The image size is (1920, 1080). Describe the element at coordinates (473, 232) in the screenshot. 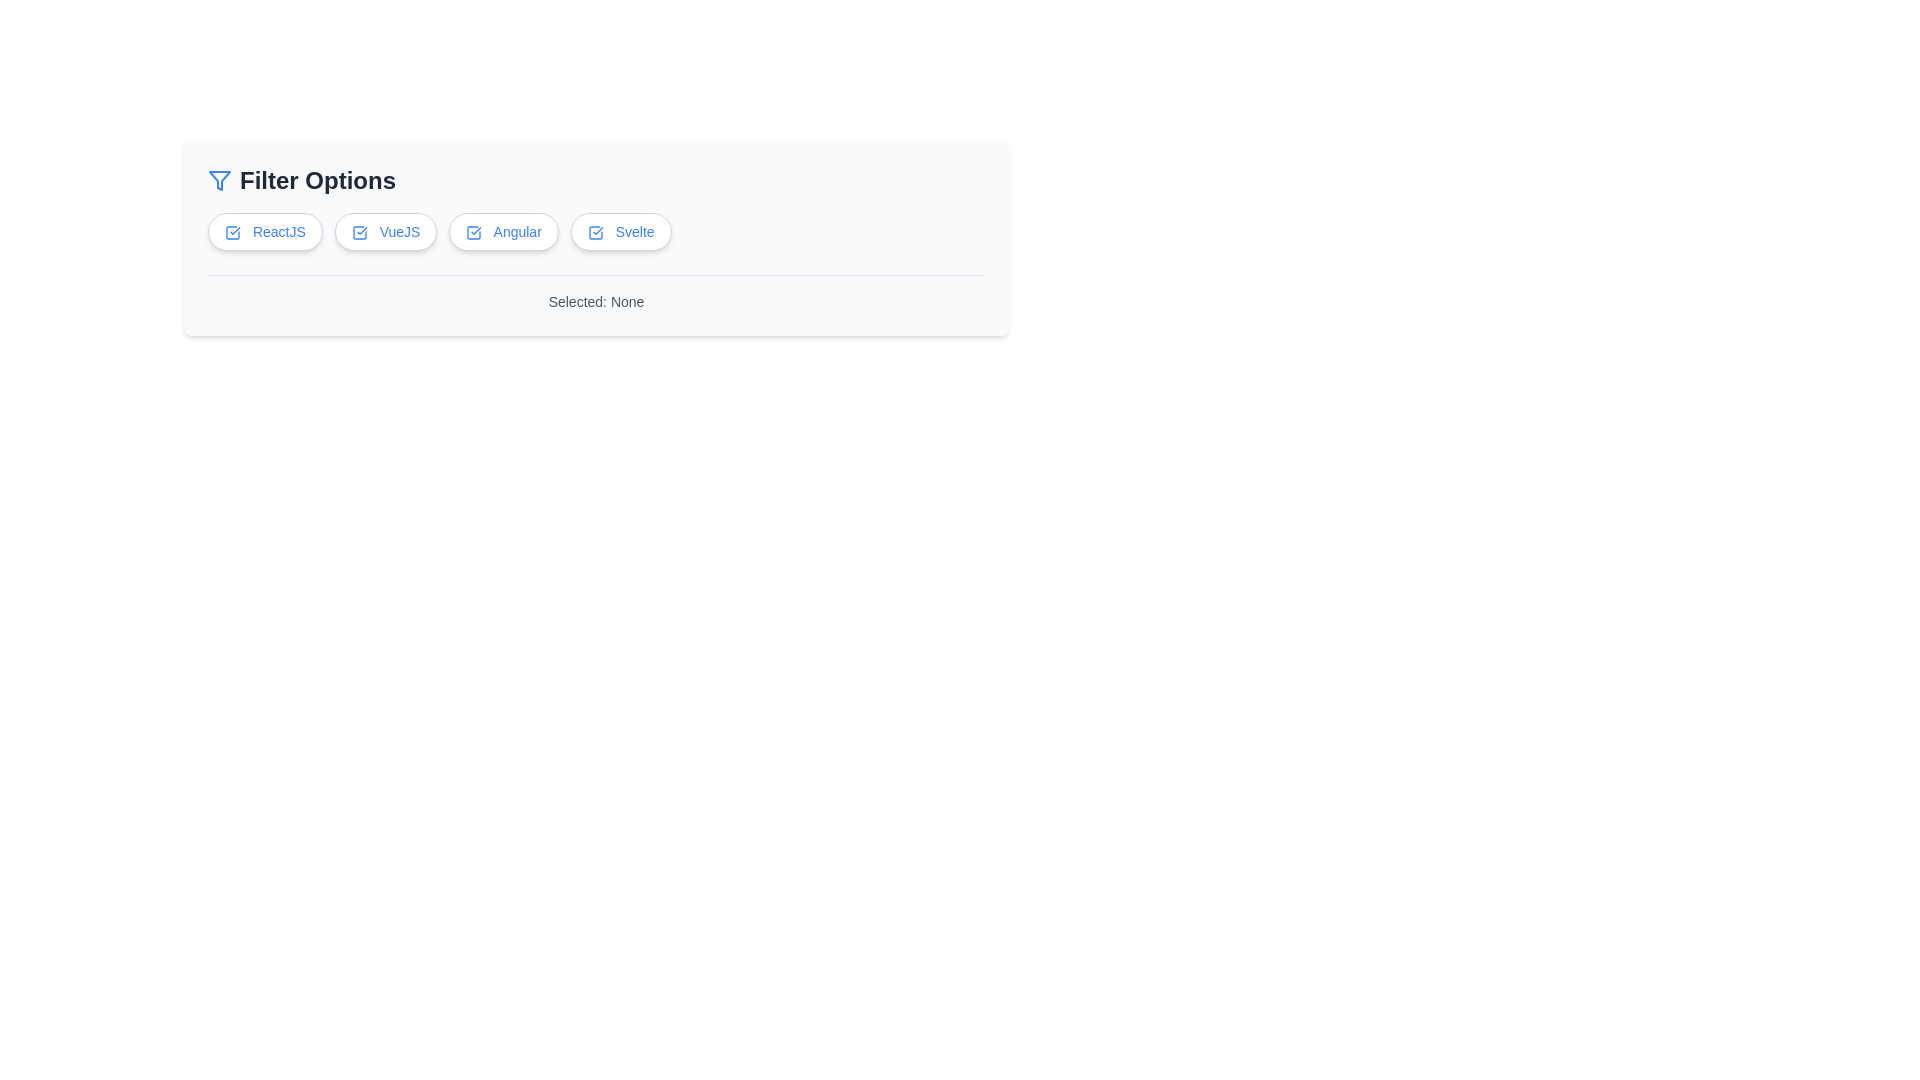

I see `the Checkbox-like icon that indicates the 'Angular' option is currently selected` at that location.